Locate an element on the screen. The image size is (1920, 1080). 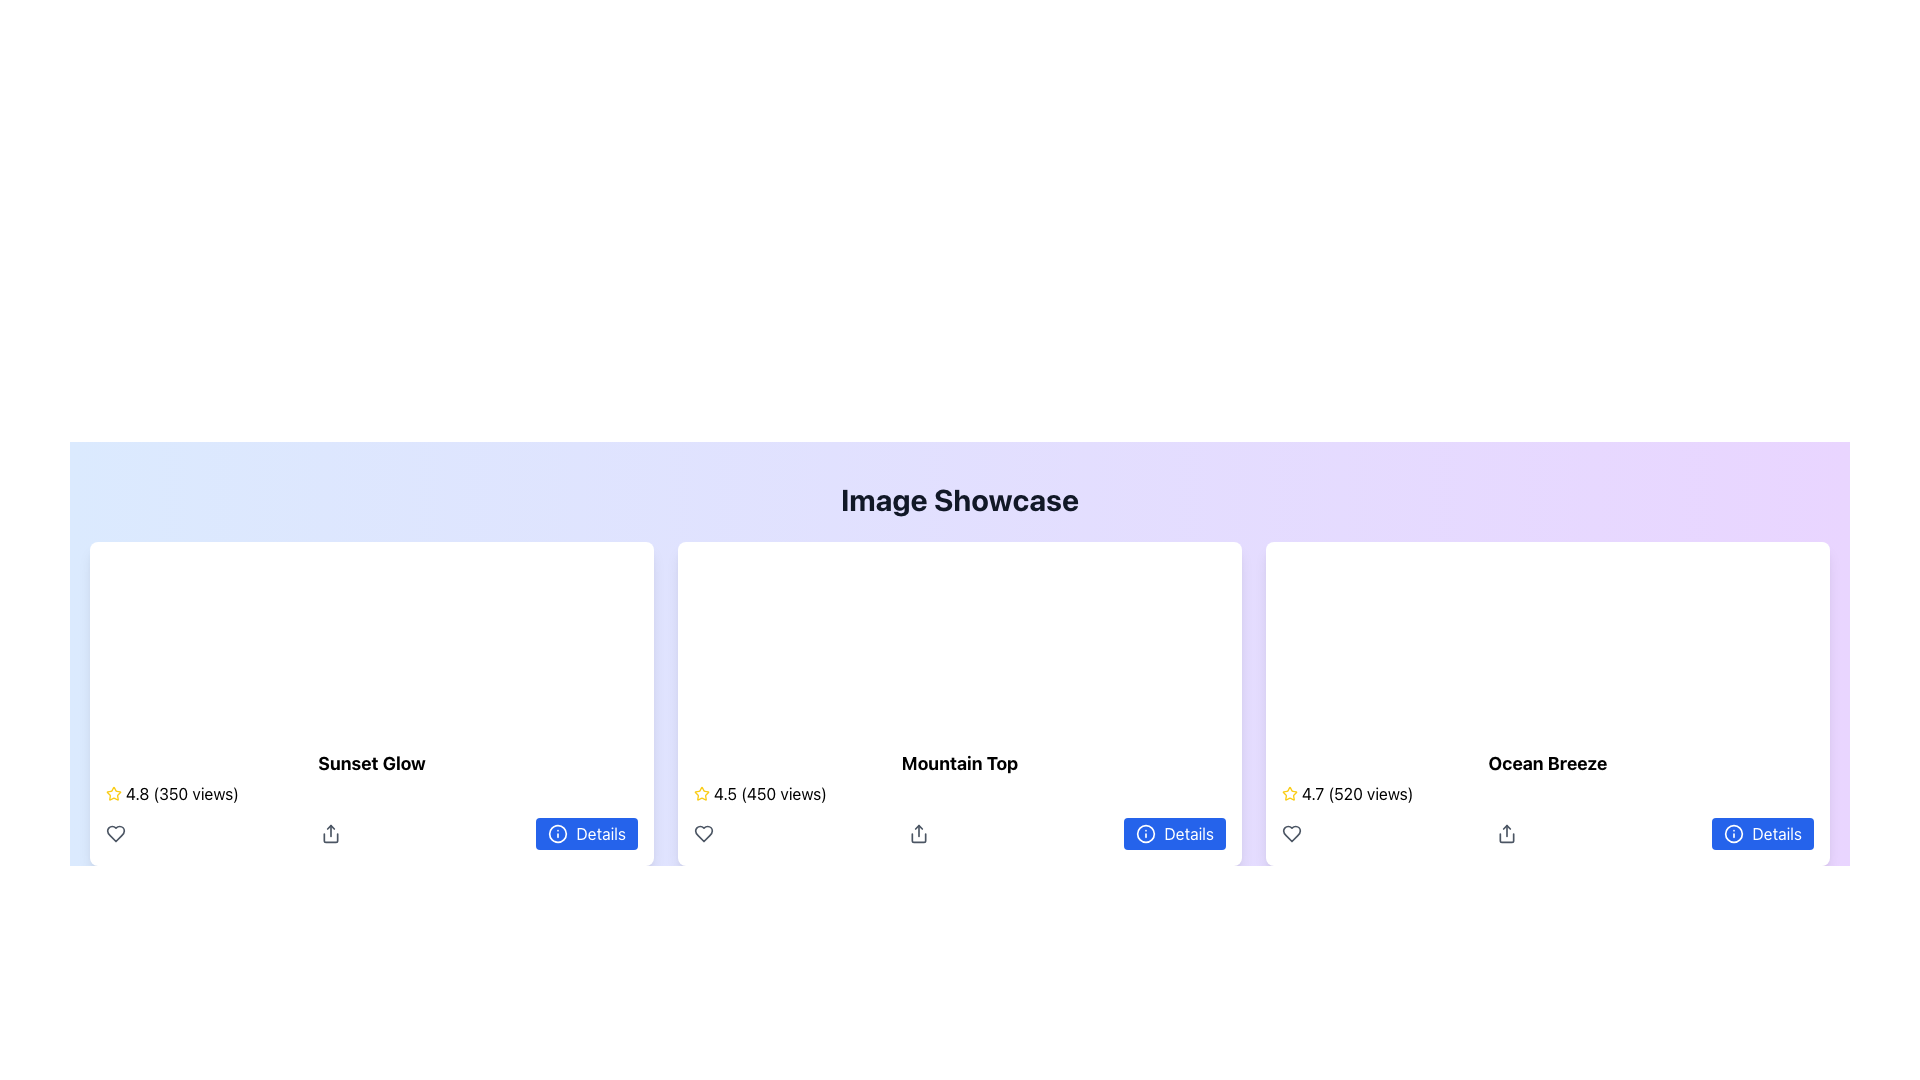
the 'Details' button with a blue background and white text, located at the bottom of the 'Sunset Glow' card is located at coordinates (585, 833).